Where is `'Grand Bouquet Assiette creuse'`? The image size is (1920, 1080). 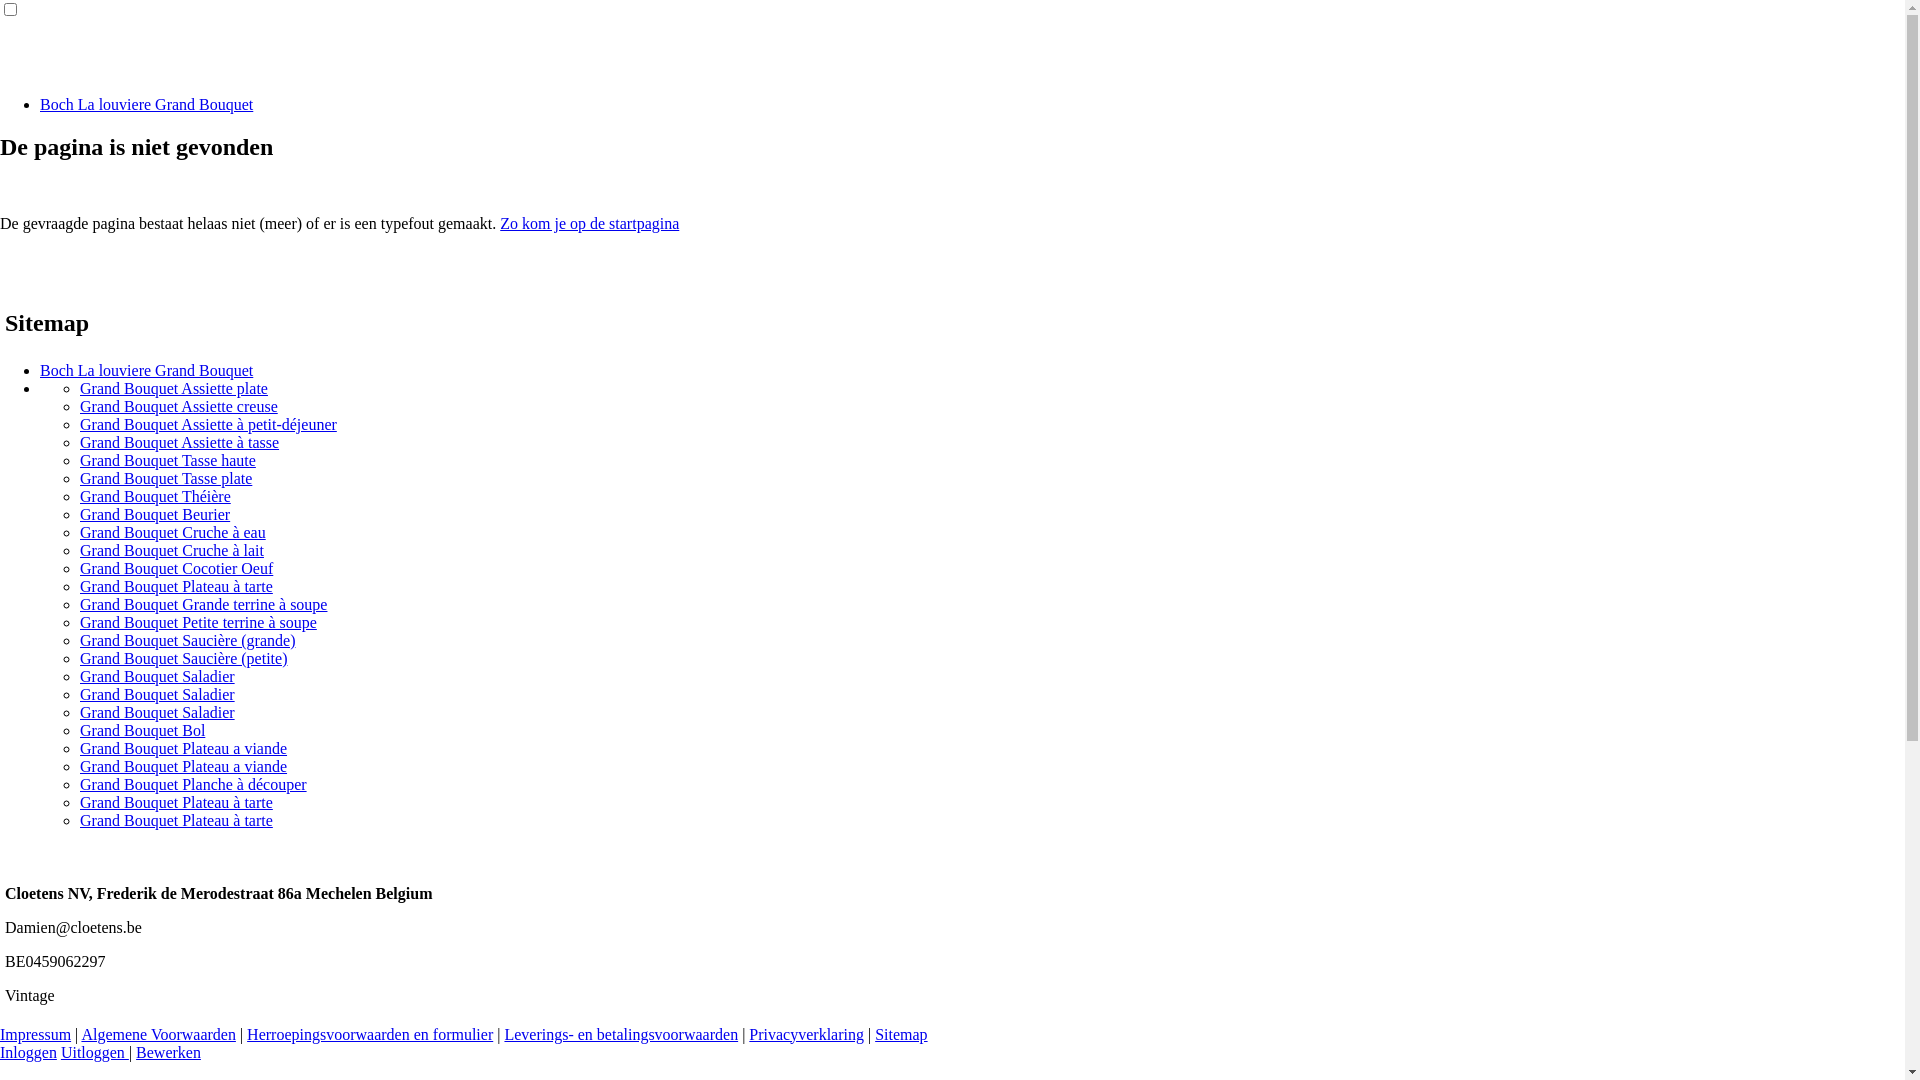 'Grand Bouquet Assiette creuse' is located at coordinates (178, 405).